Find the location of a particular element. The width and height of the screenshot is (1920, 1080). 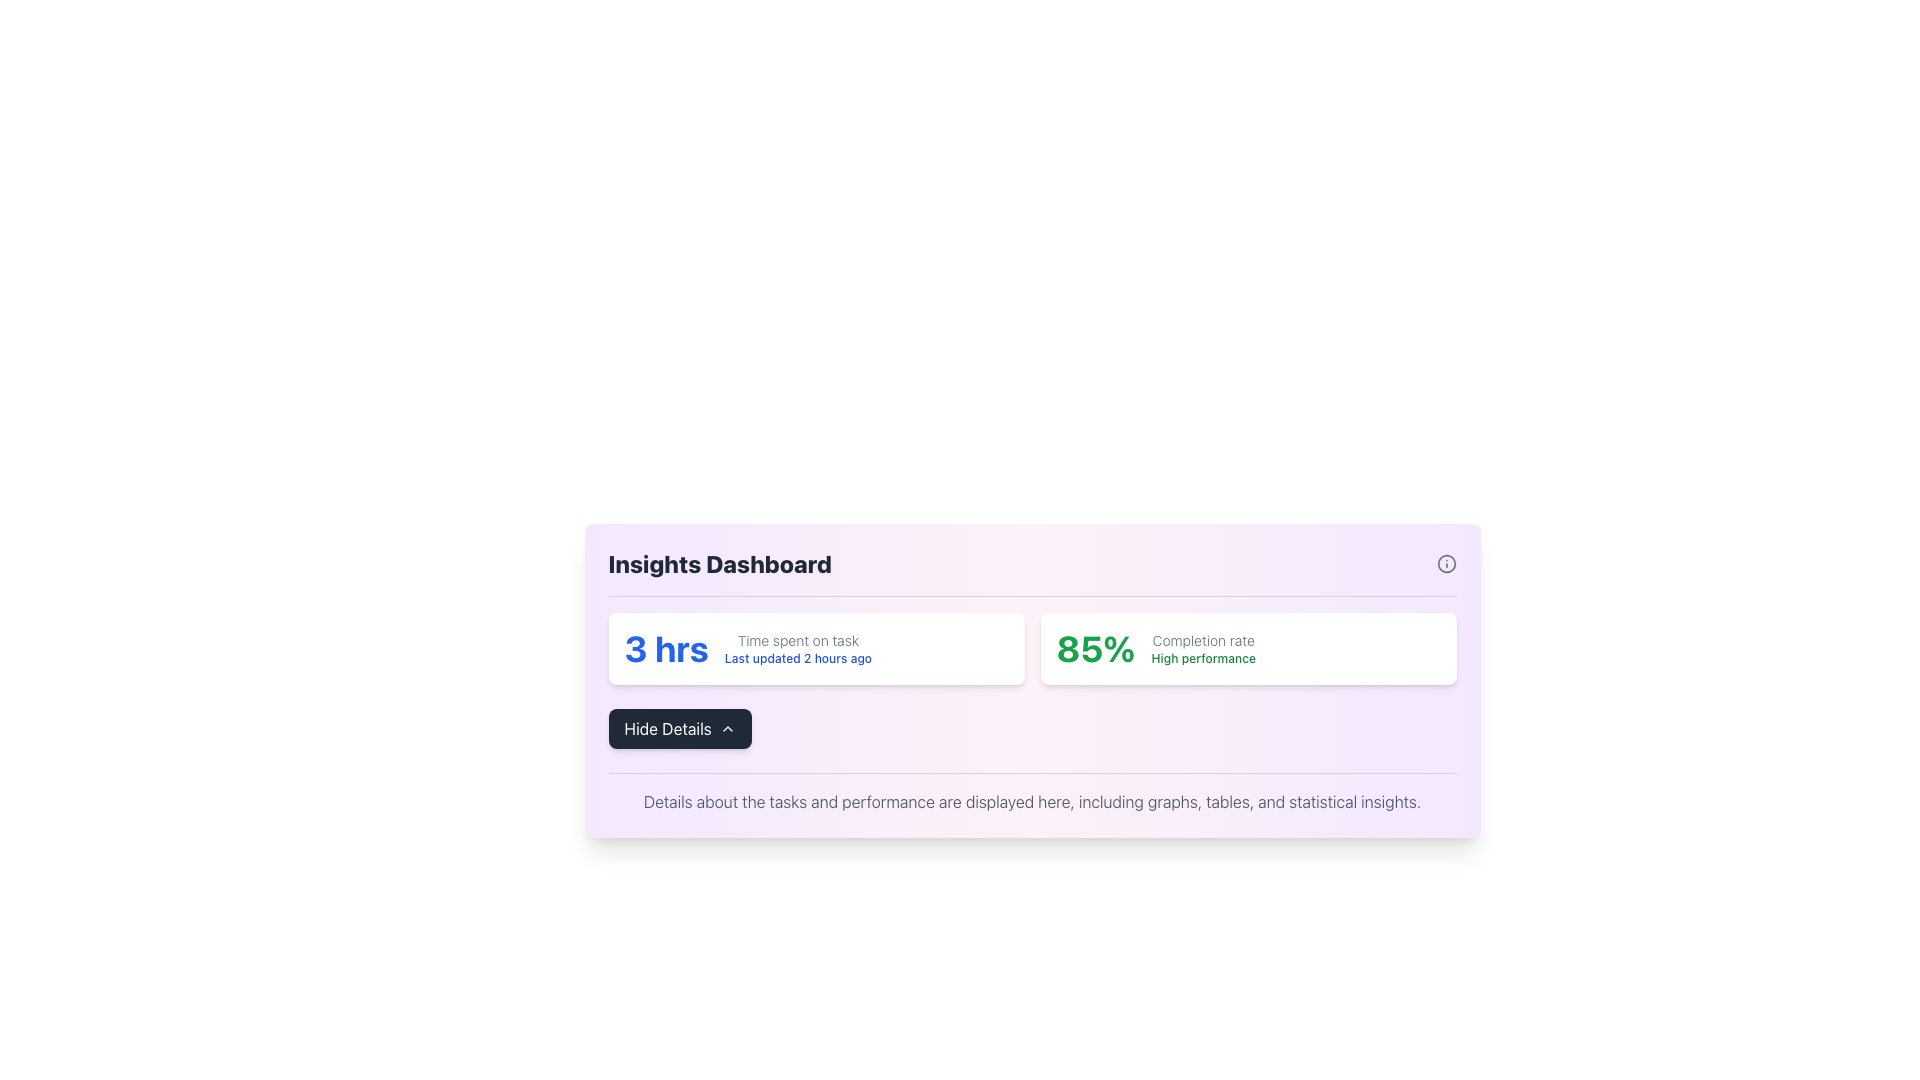

the card component that displays '3 hrs' in large blue text, located on the left side of the grid of two cards in the middle of the dashboard is located at coordinates (816, 648).